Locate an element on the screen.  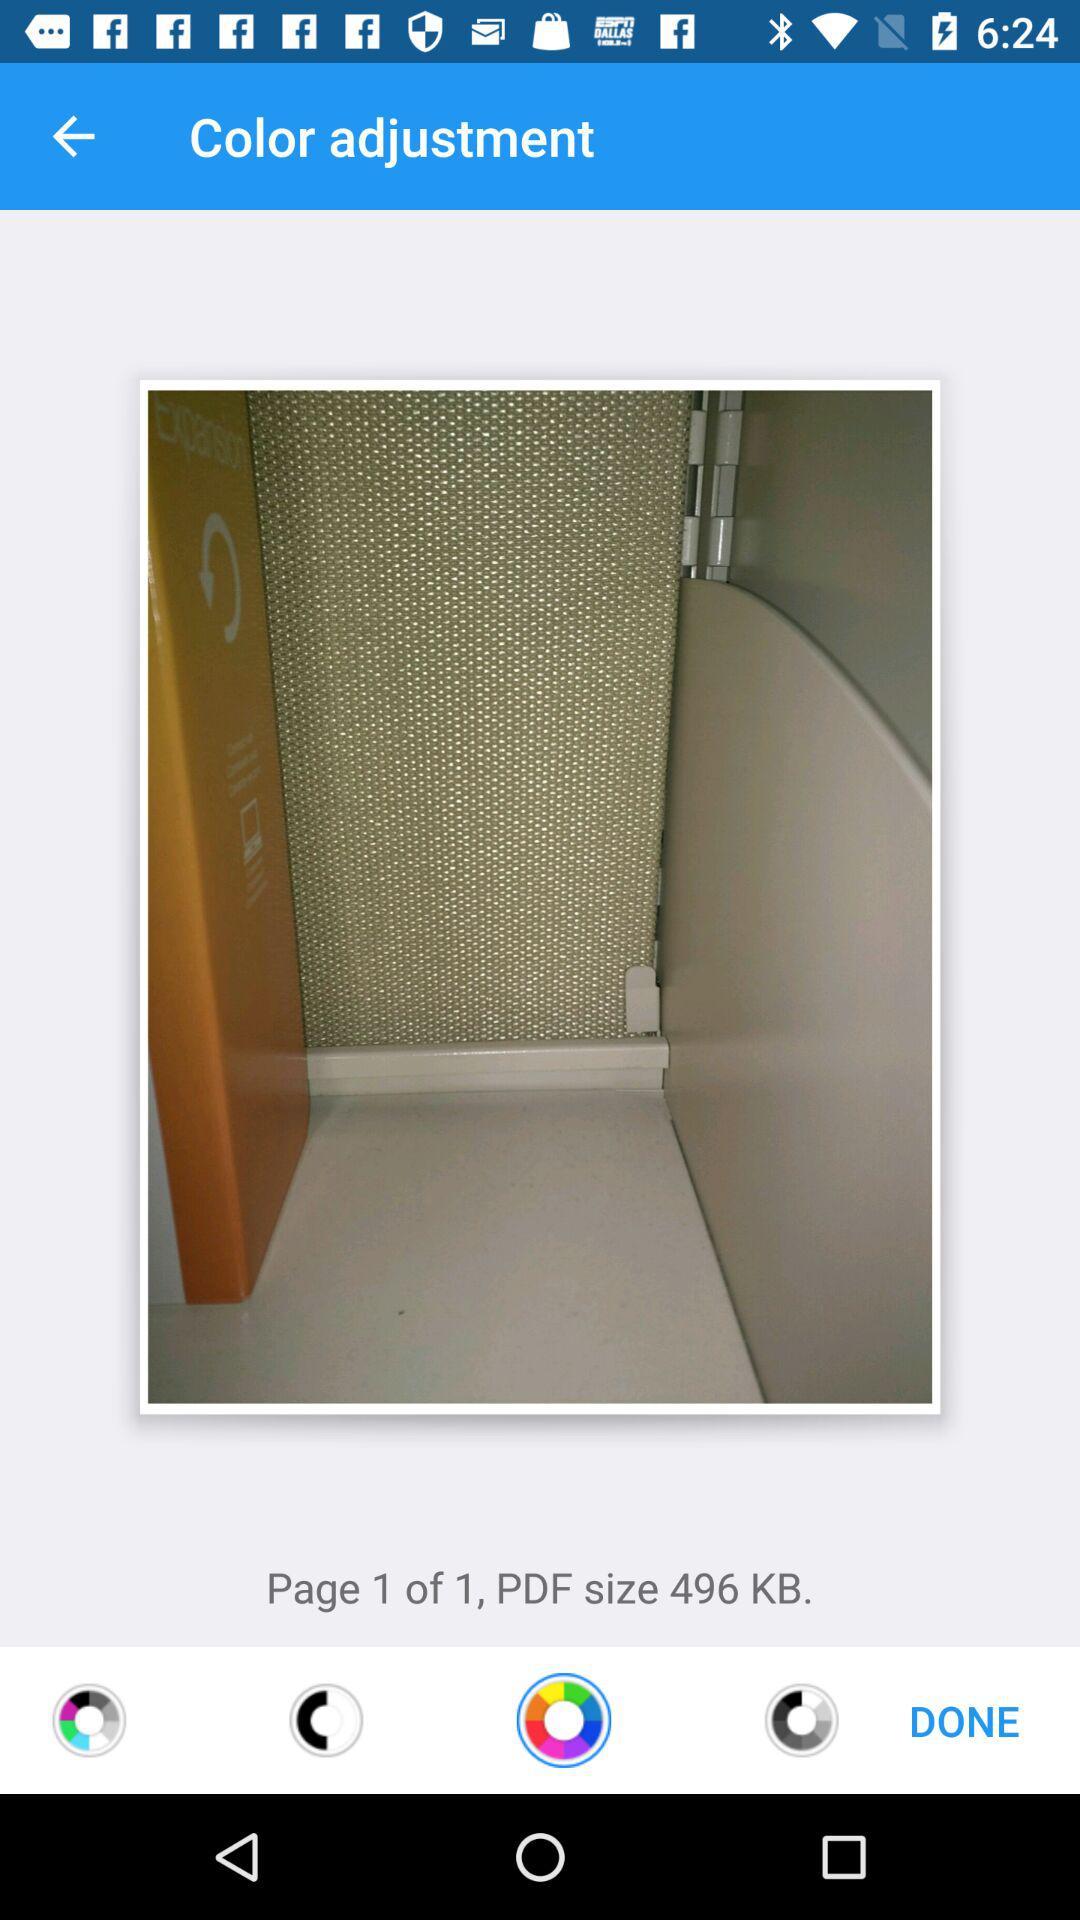
the done is located at coordinates (963, 1719).